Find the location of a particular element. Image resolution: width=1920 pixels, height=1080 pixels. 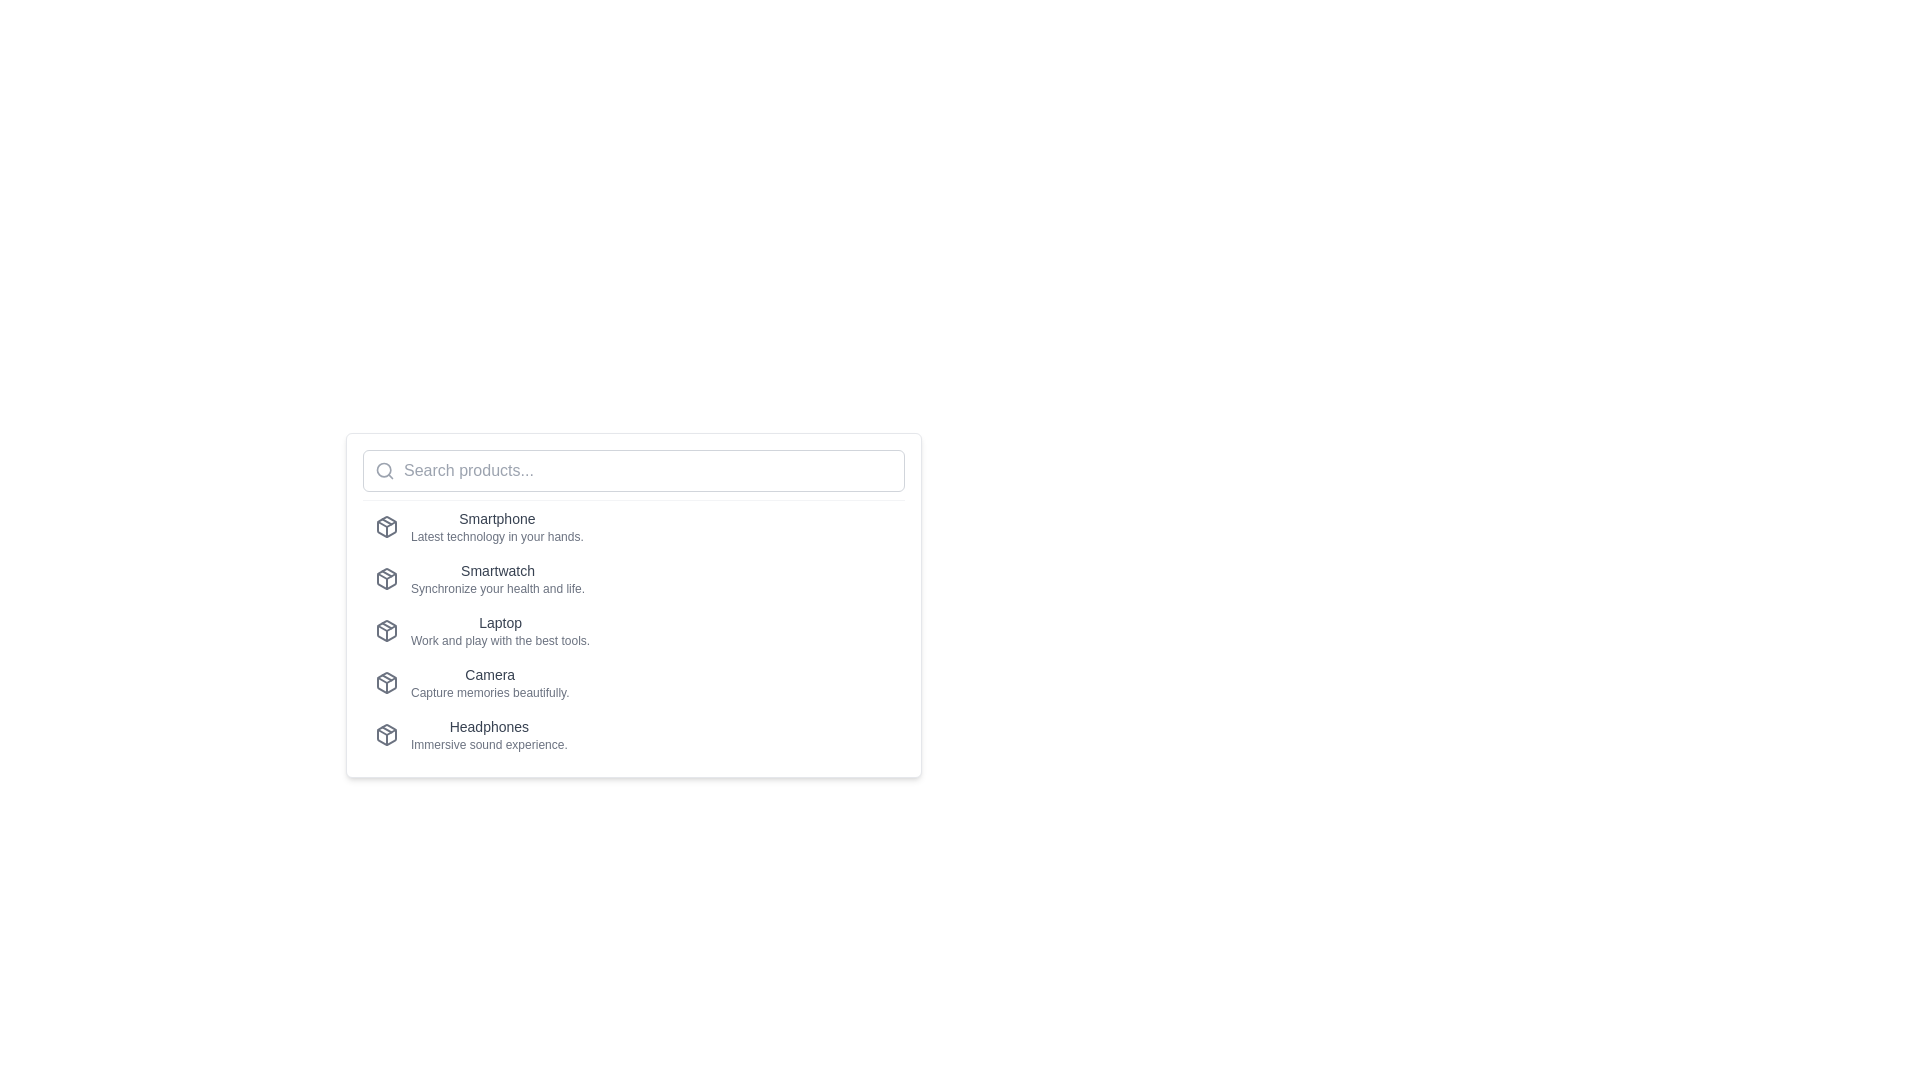

the text element labeled 'Camera' which contains the title 'Camera' in bold gray font and the subtitle 'Capture memories beautifully.' in light gray, located in the fourth icon-text pair of a vertical list is located at coordinates (490, 681).